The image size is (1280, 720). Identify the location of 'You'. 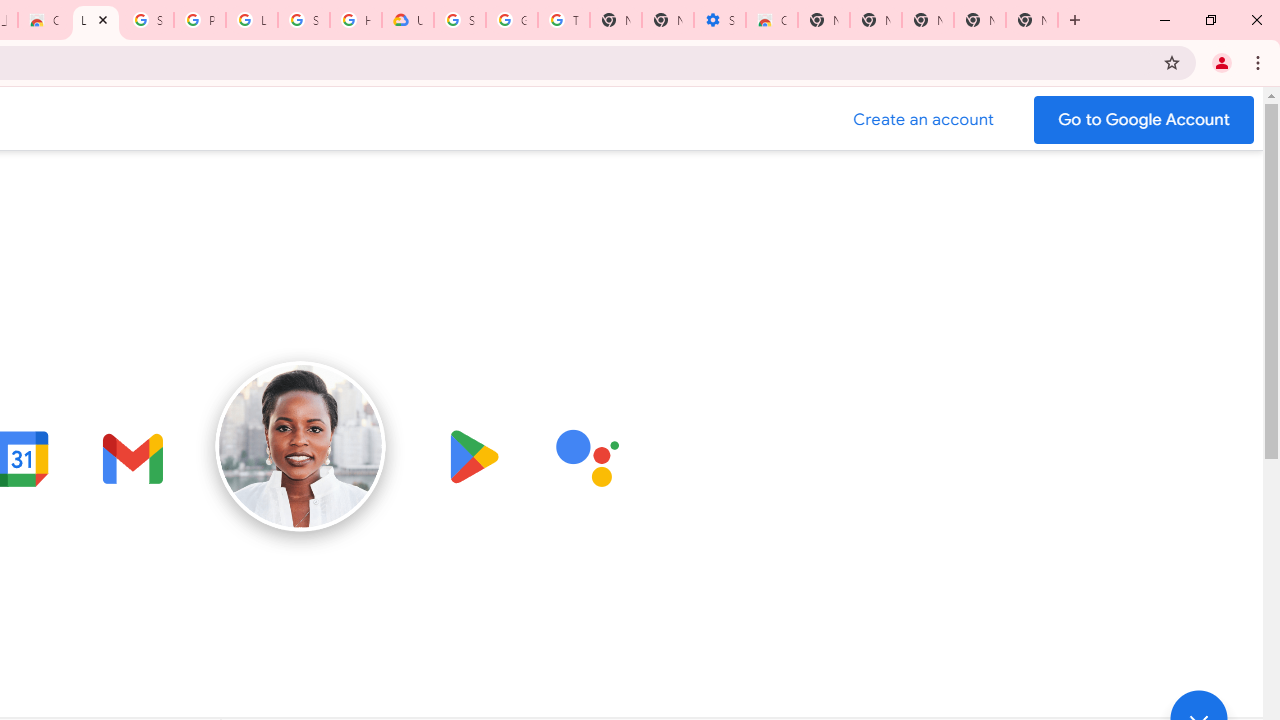
(1220, 61).